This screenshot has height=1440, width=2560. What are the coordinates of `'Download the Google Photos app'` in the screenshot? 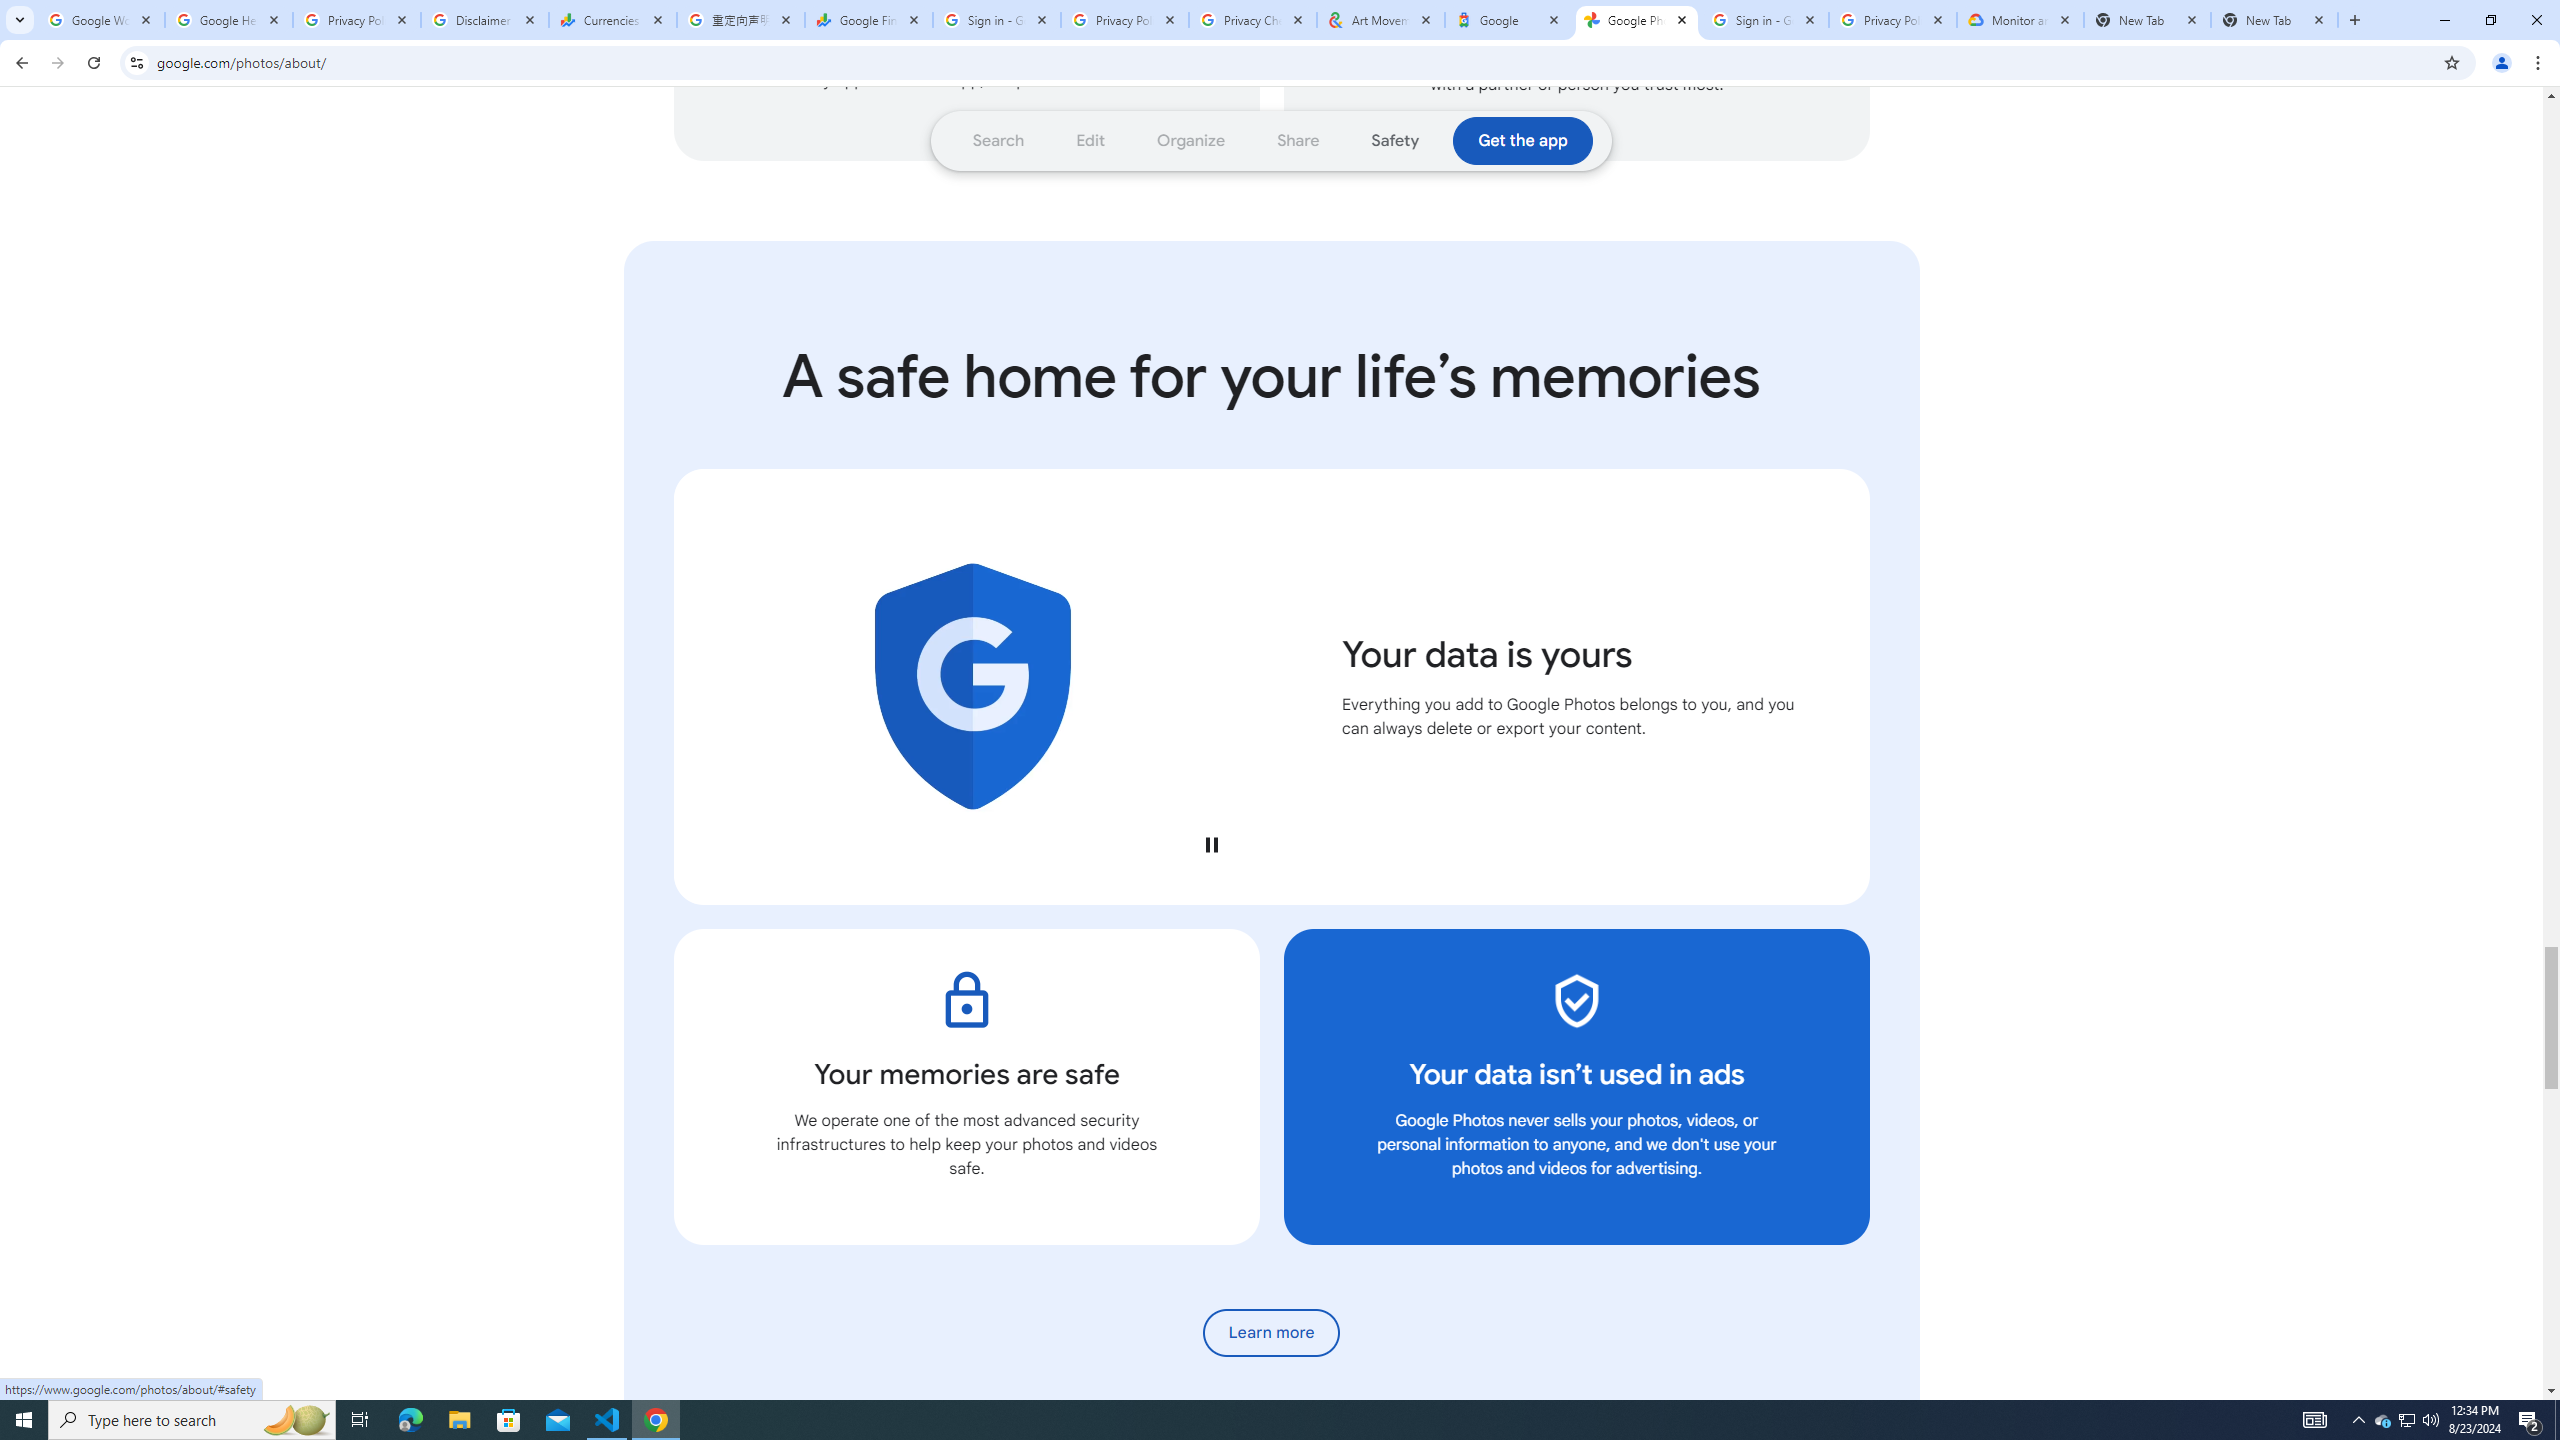 It's located at (1522, 141).